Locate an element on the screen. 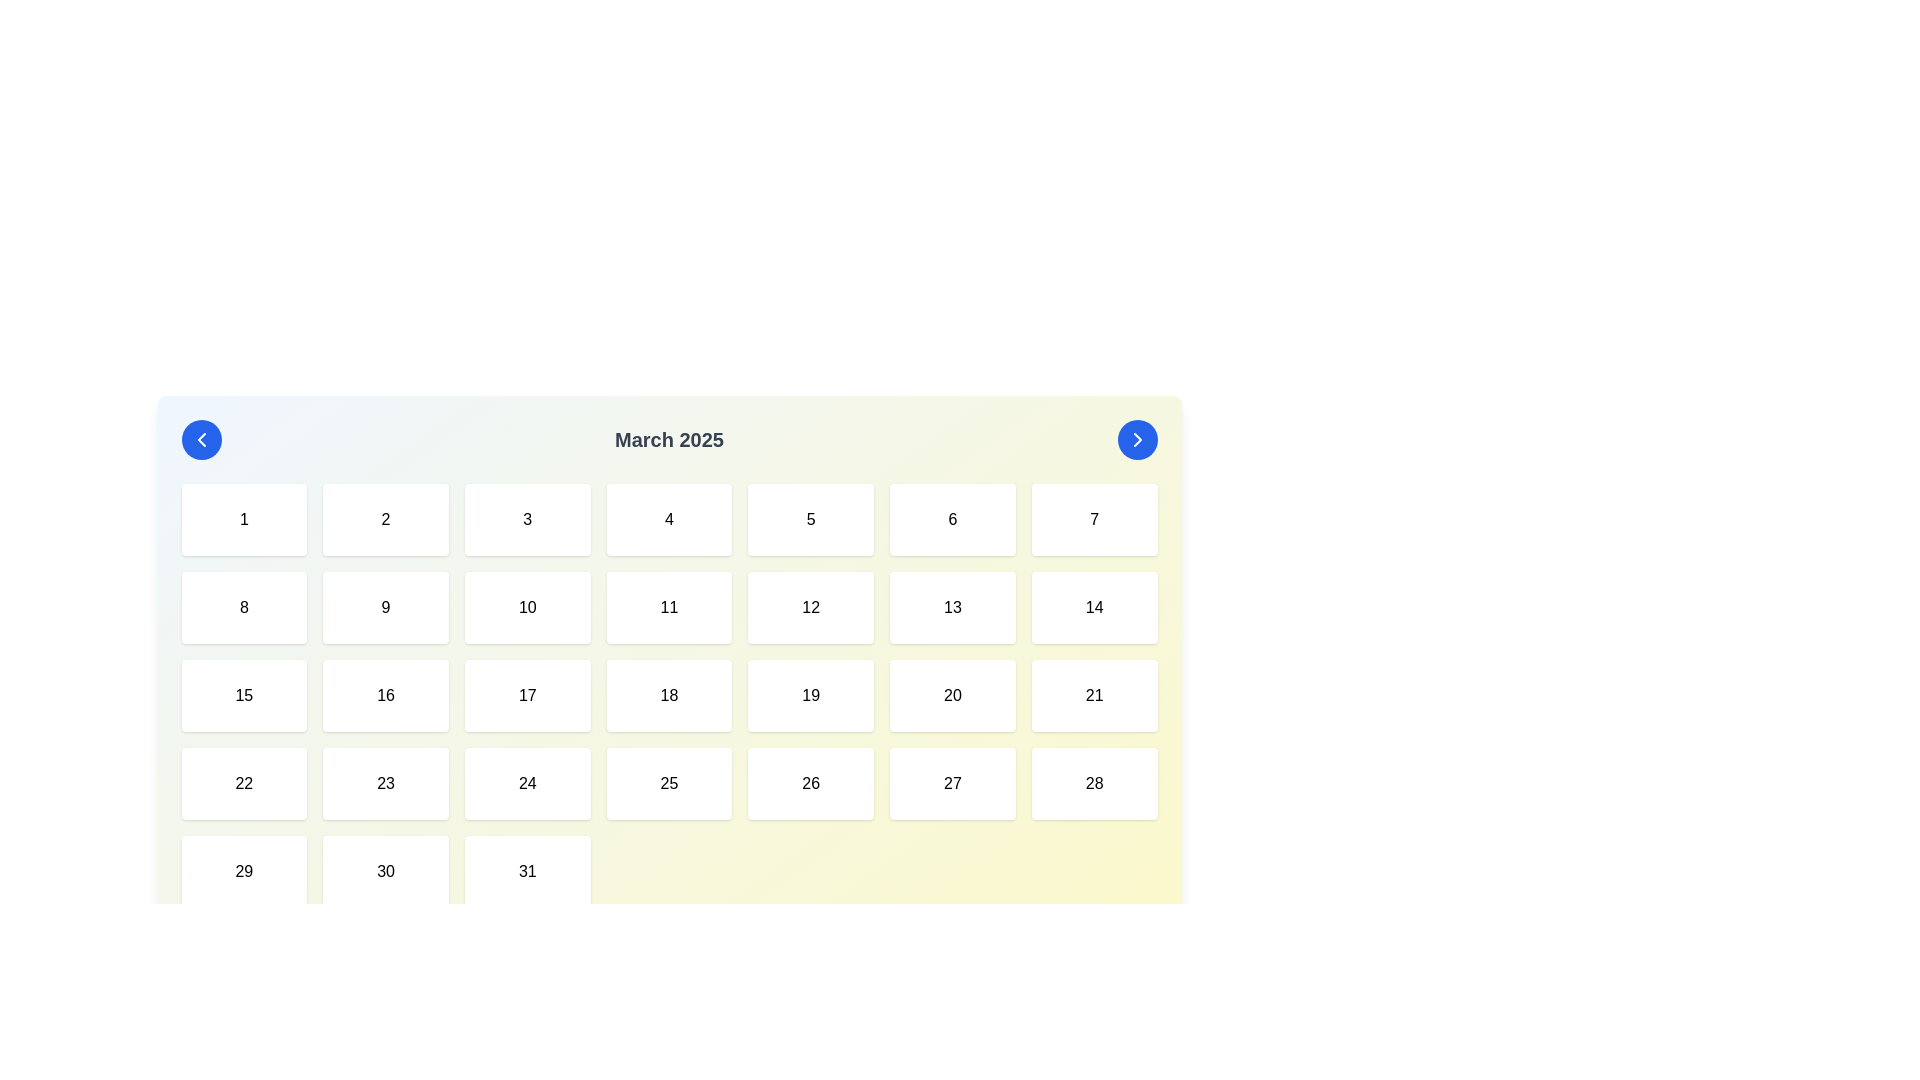 The width and height of the screenshot is (1920, 1080). the Calendar Day Tile displaying the number '17' is located at coordinates (527, 694).